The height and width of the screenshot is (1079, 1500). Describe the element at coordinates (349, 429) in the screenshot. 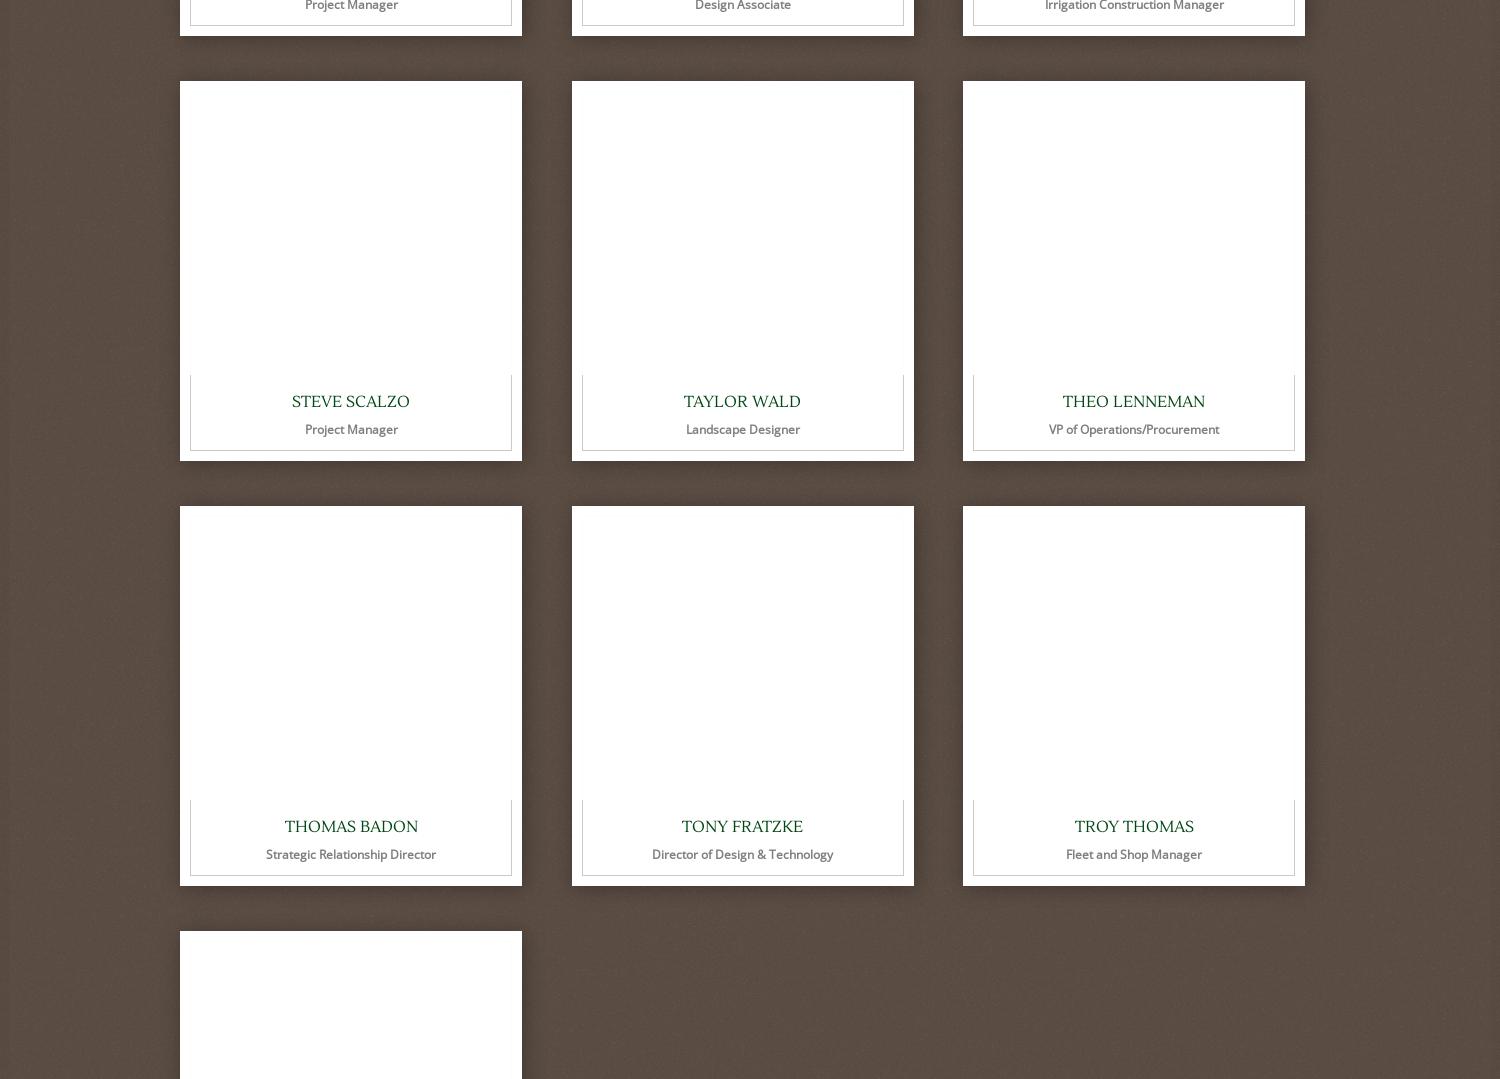

I see `'Project Manager'` at that location.